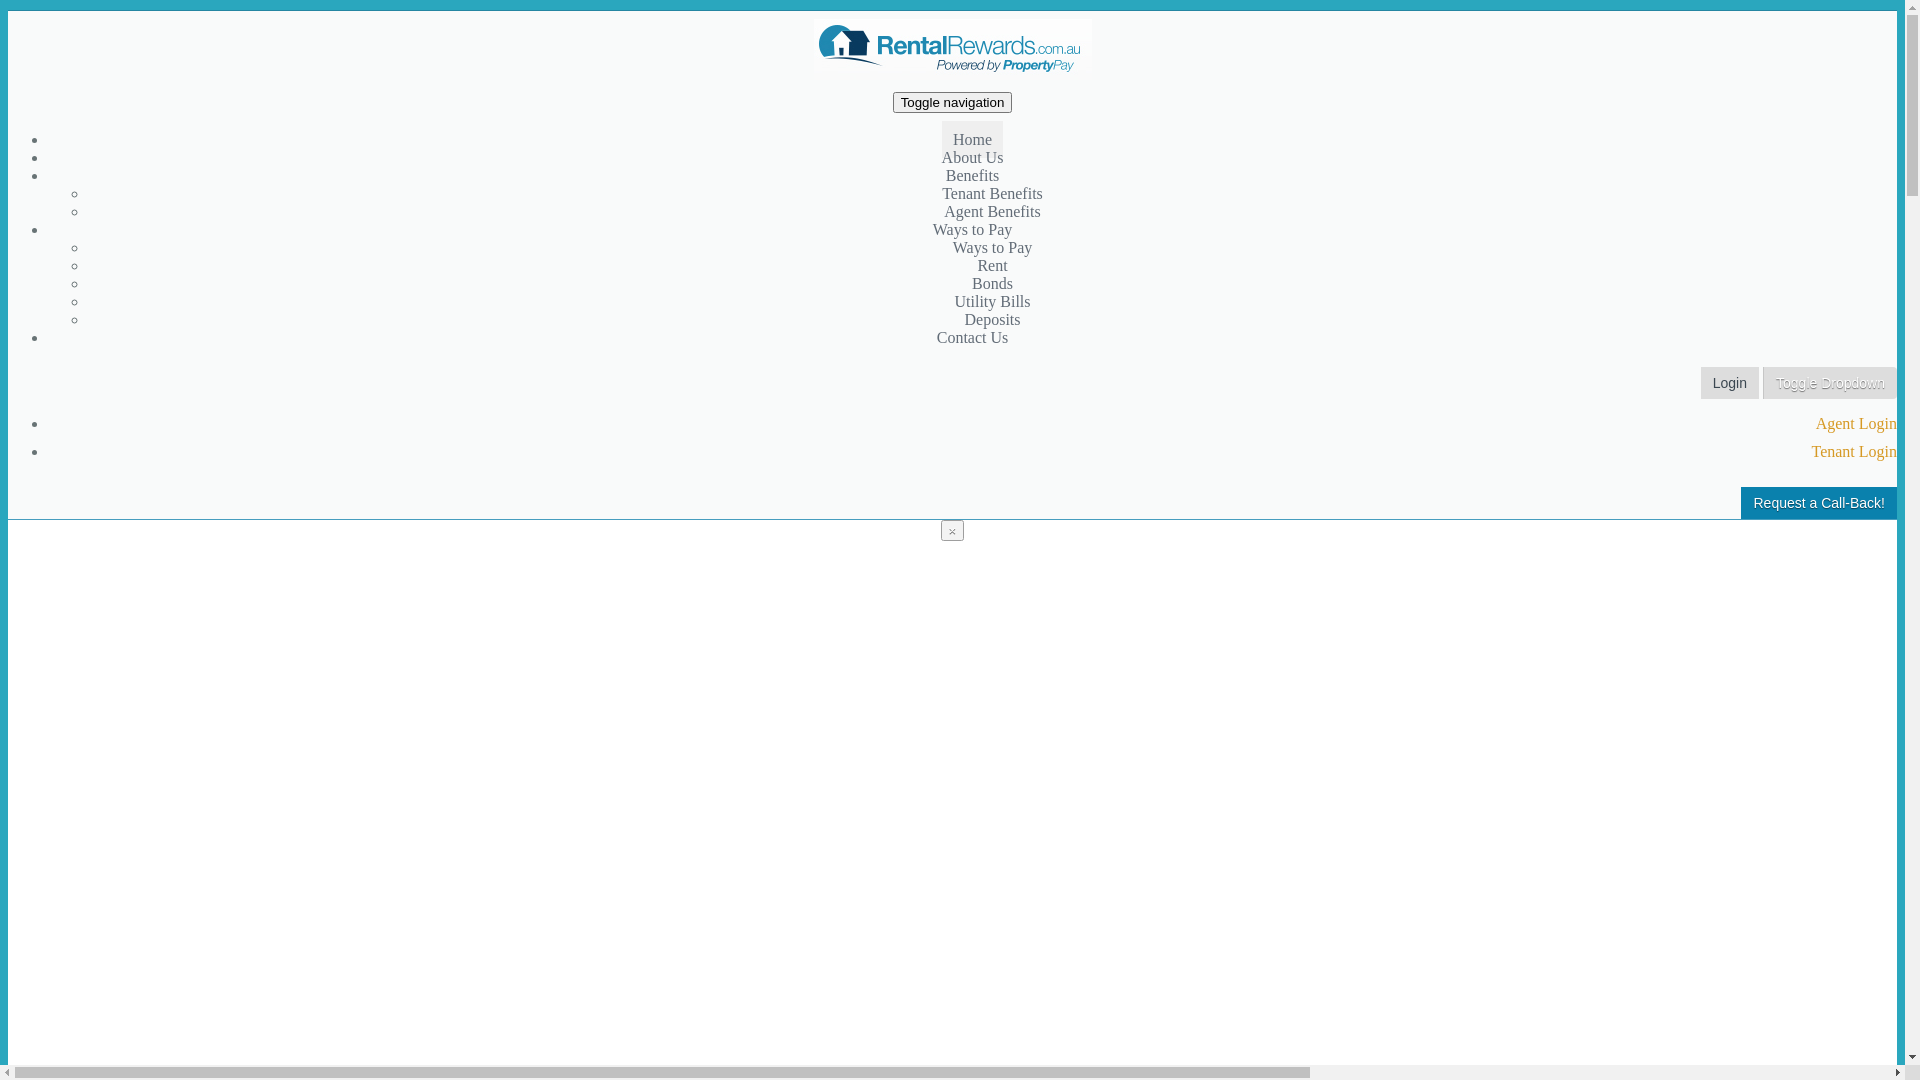  Describe the element at coordinates (993, 246) in the screenshot. I see `'Ways to Pay'` at that location.